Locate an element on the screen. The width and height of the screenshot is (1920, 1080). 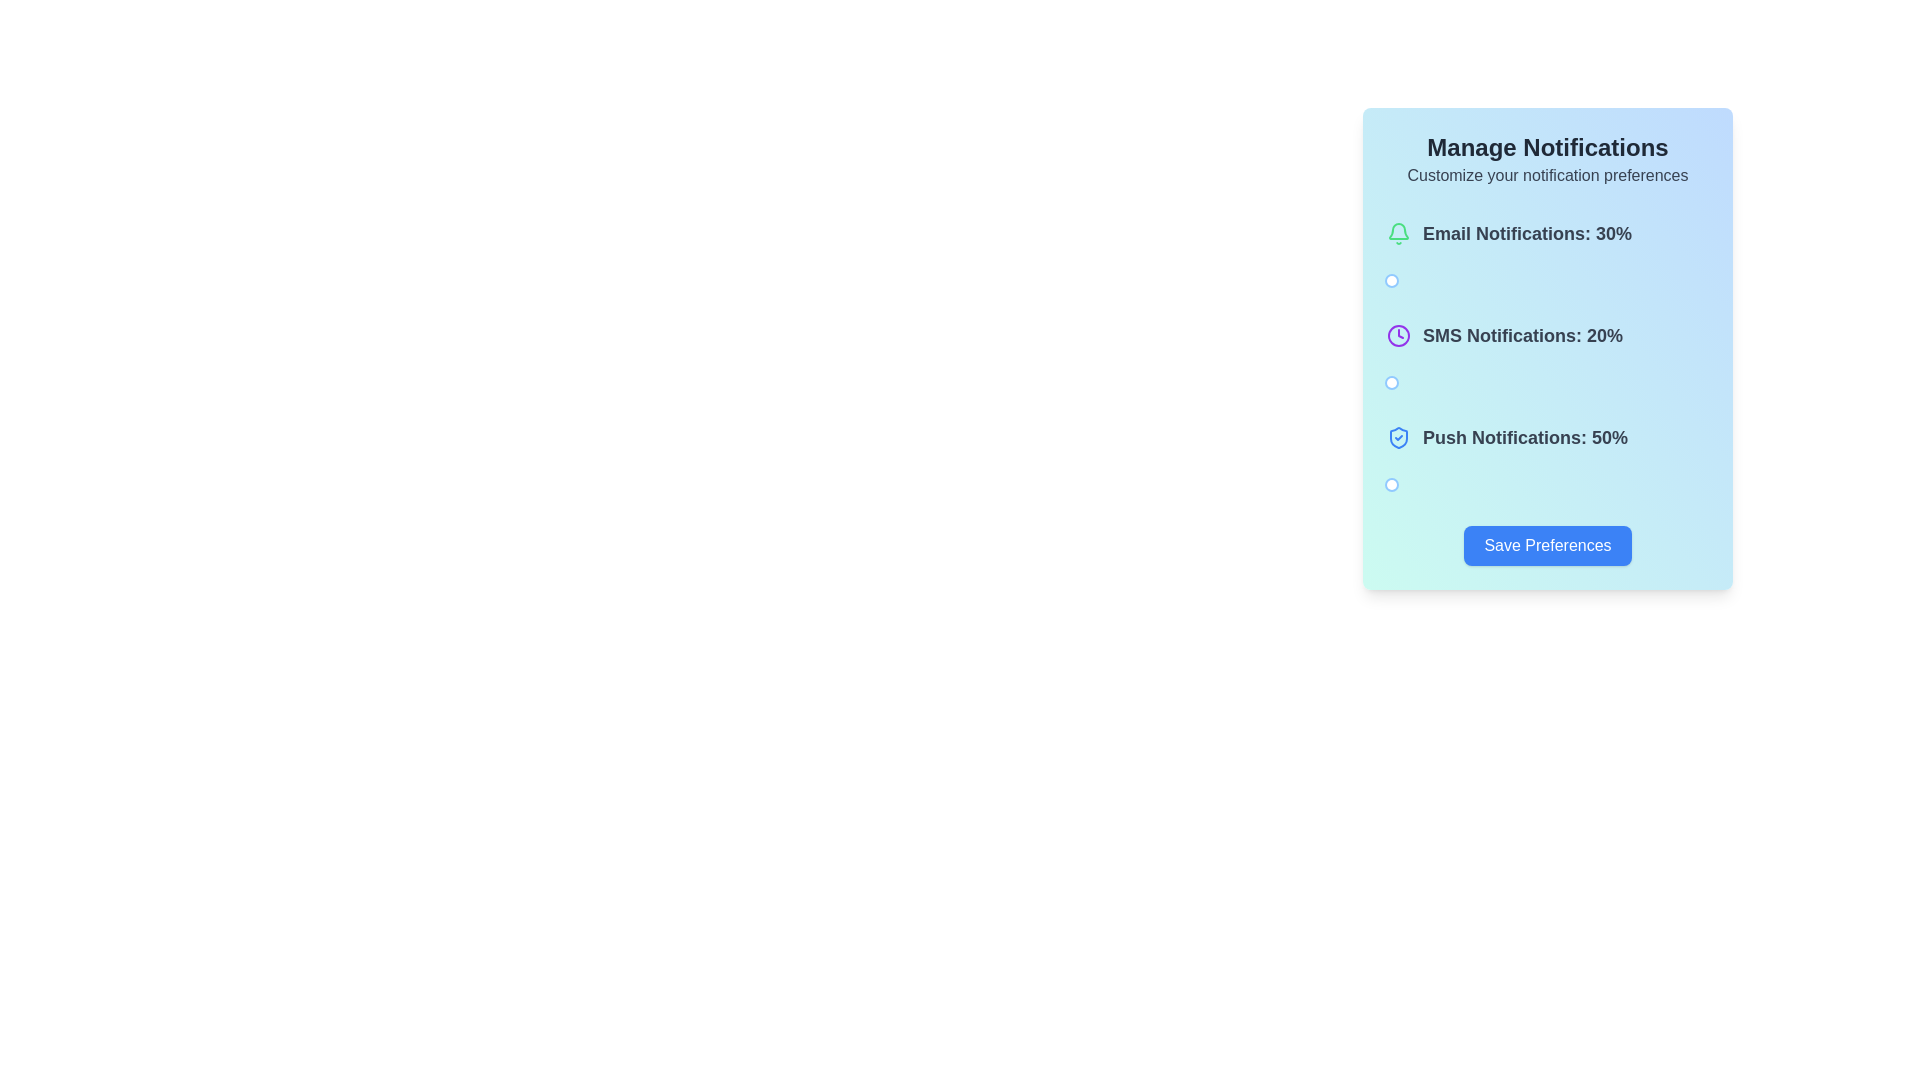
shield-shaped icon with a check mark inside, styled in blue, located to the left of the 'Push Notifications: 50%' text is located at coordinates (1397, 437).